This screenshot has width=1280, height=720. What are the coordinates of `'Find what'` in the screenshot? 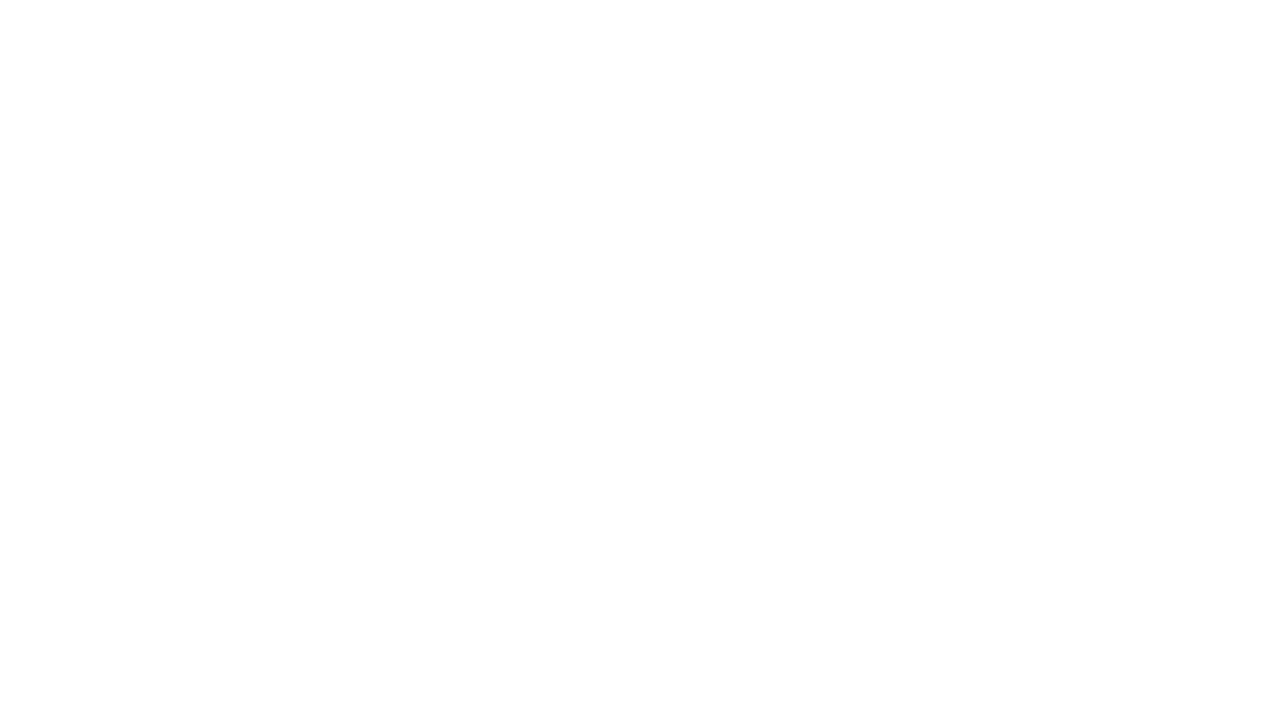 It's located at (132, 58).